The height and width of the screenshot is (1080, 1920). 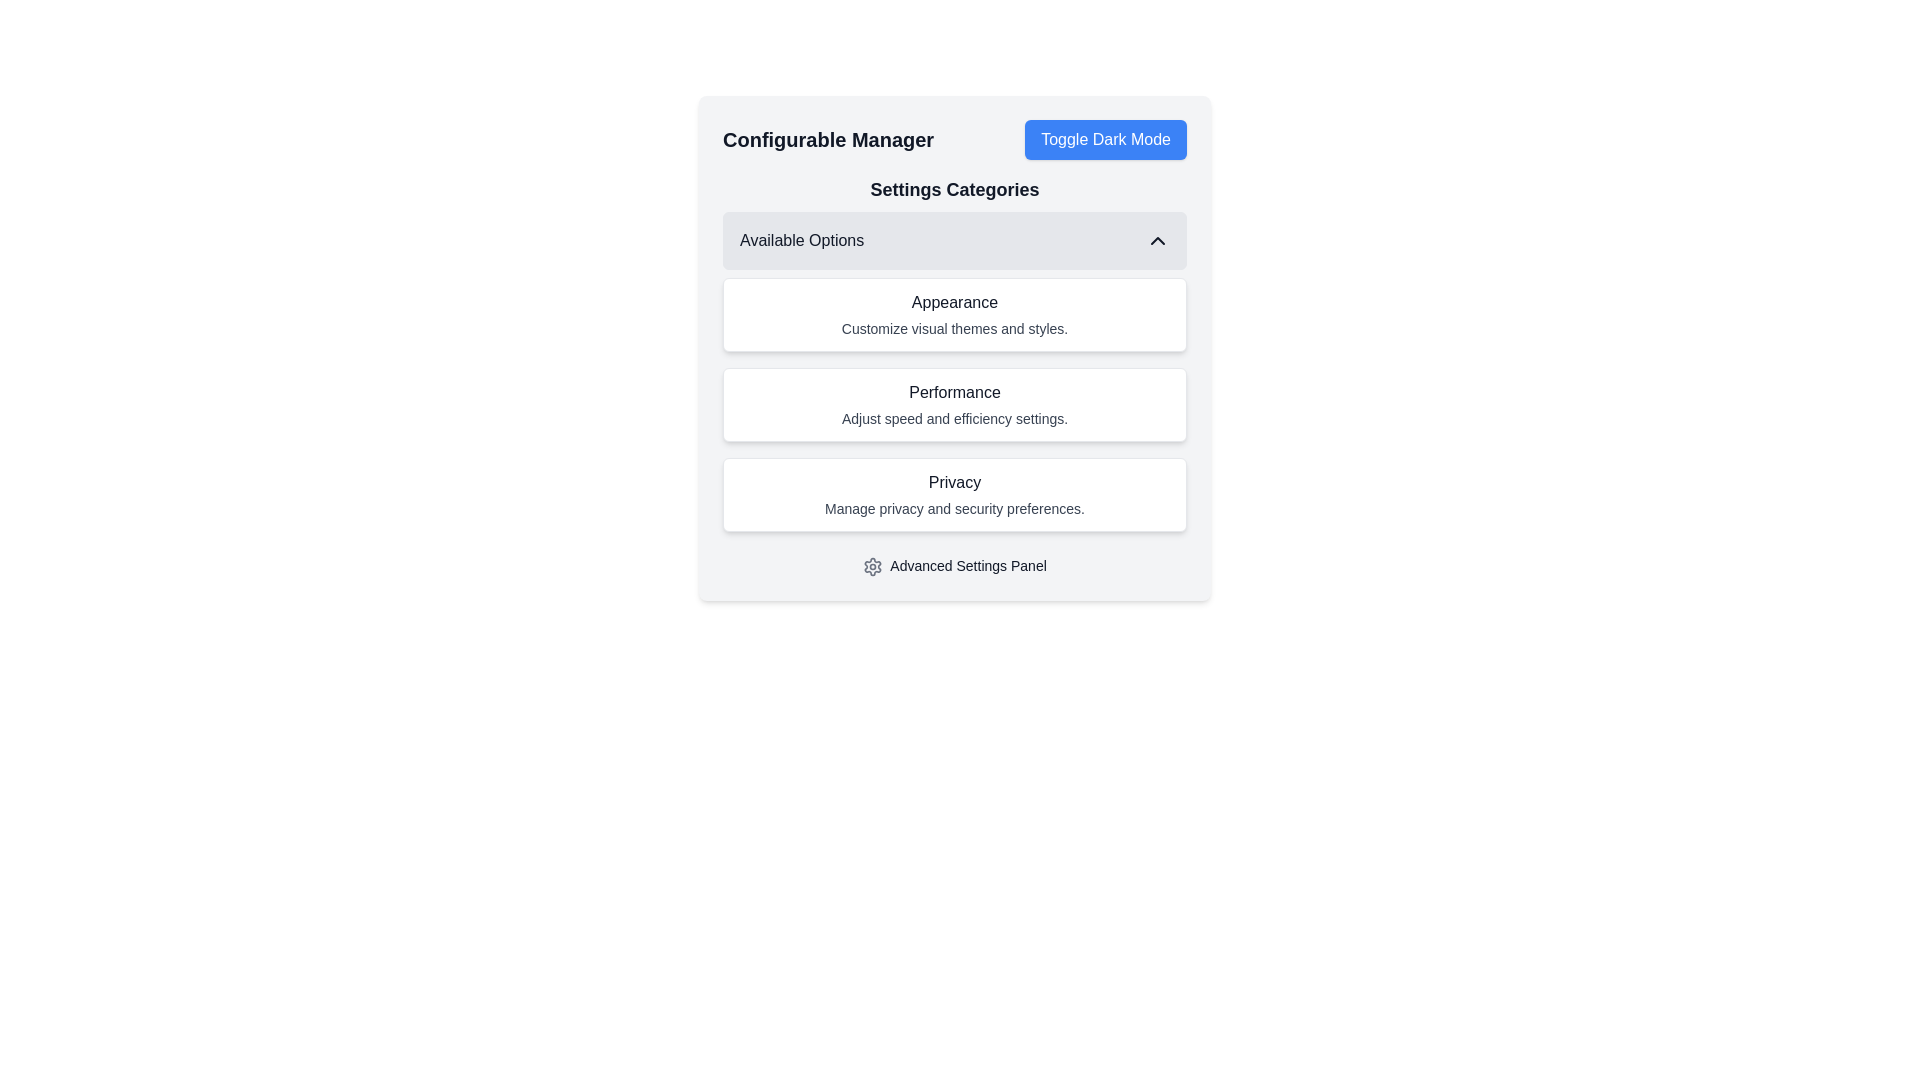 I want to click on the Text Label that provides a description about the 'Appearance' settings, located below the 'Appearance' header in the settings options, so click(x=954, y=327).